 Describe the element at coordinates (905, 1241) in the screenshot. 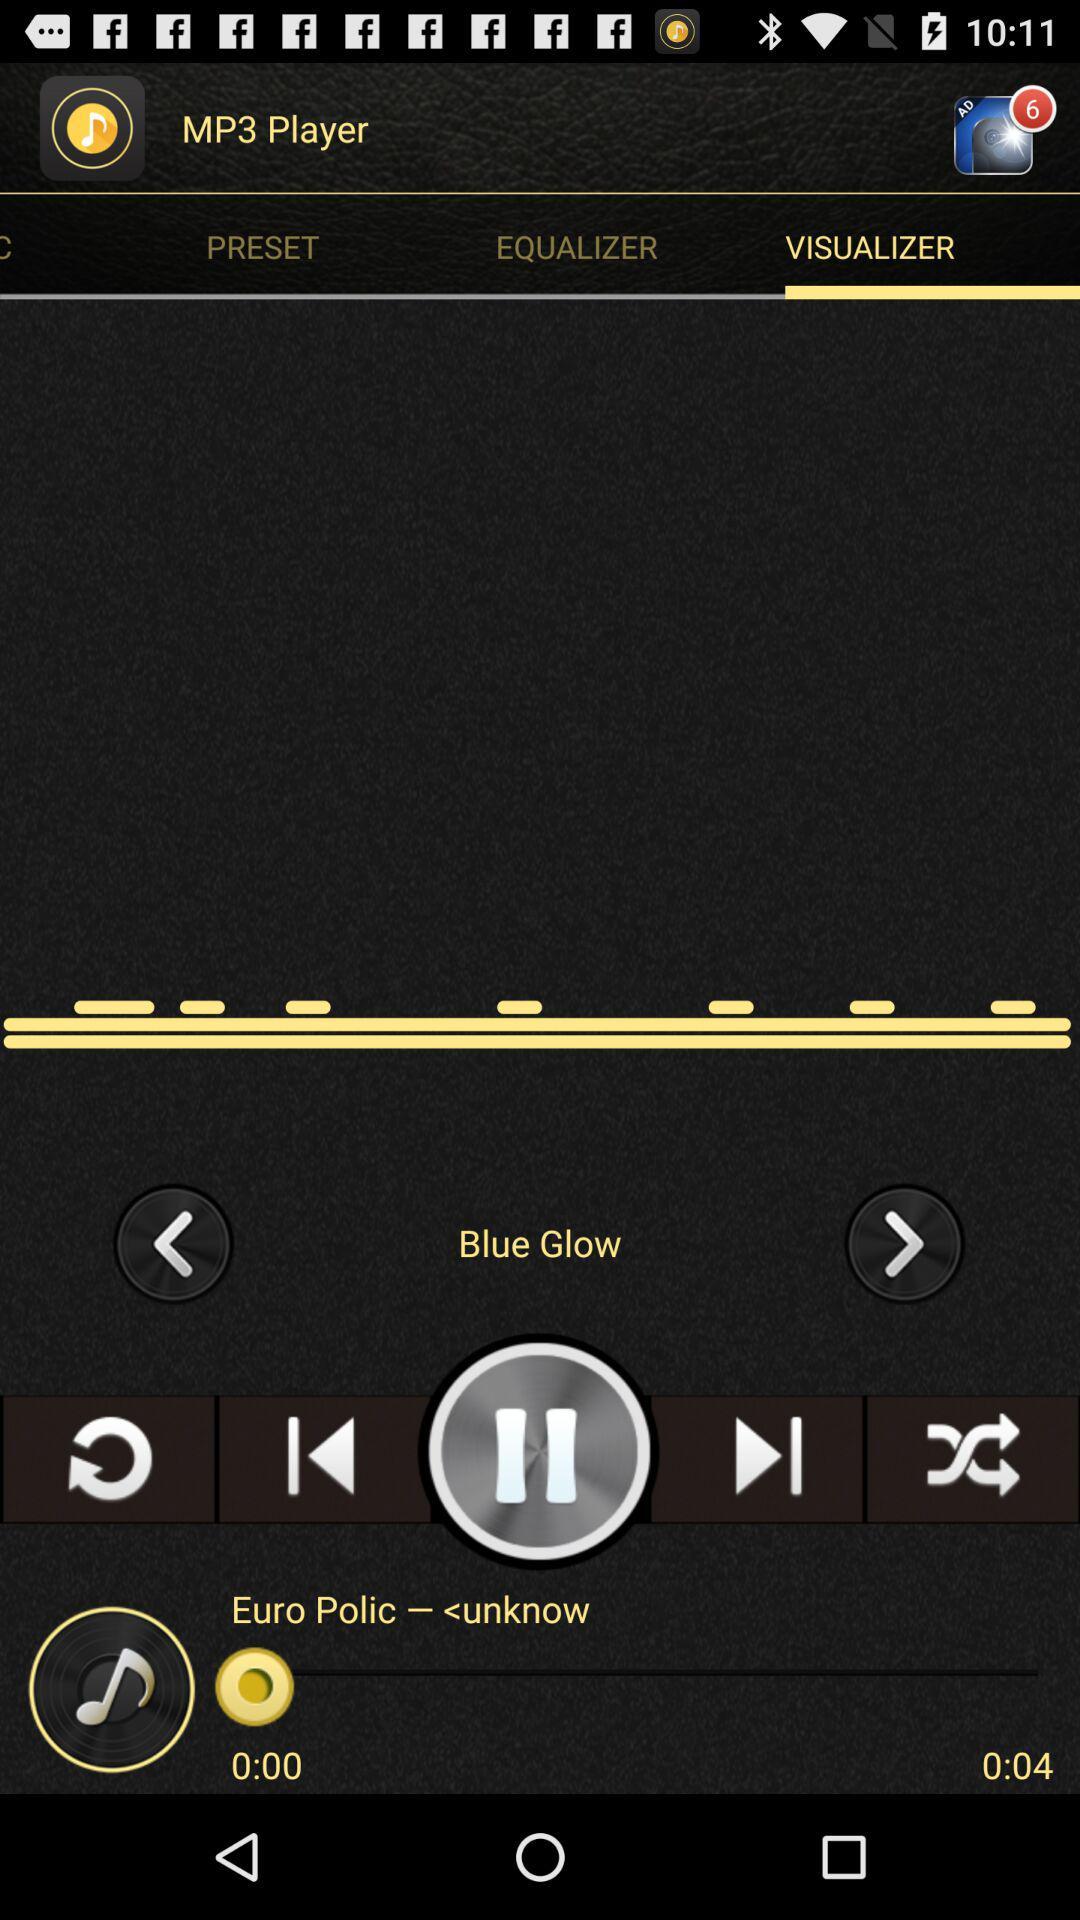

I see `icon on the right` at that location.